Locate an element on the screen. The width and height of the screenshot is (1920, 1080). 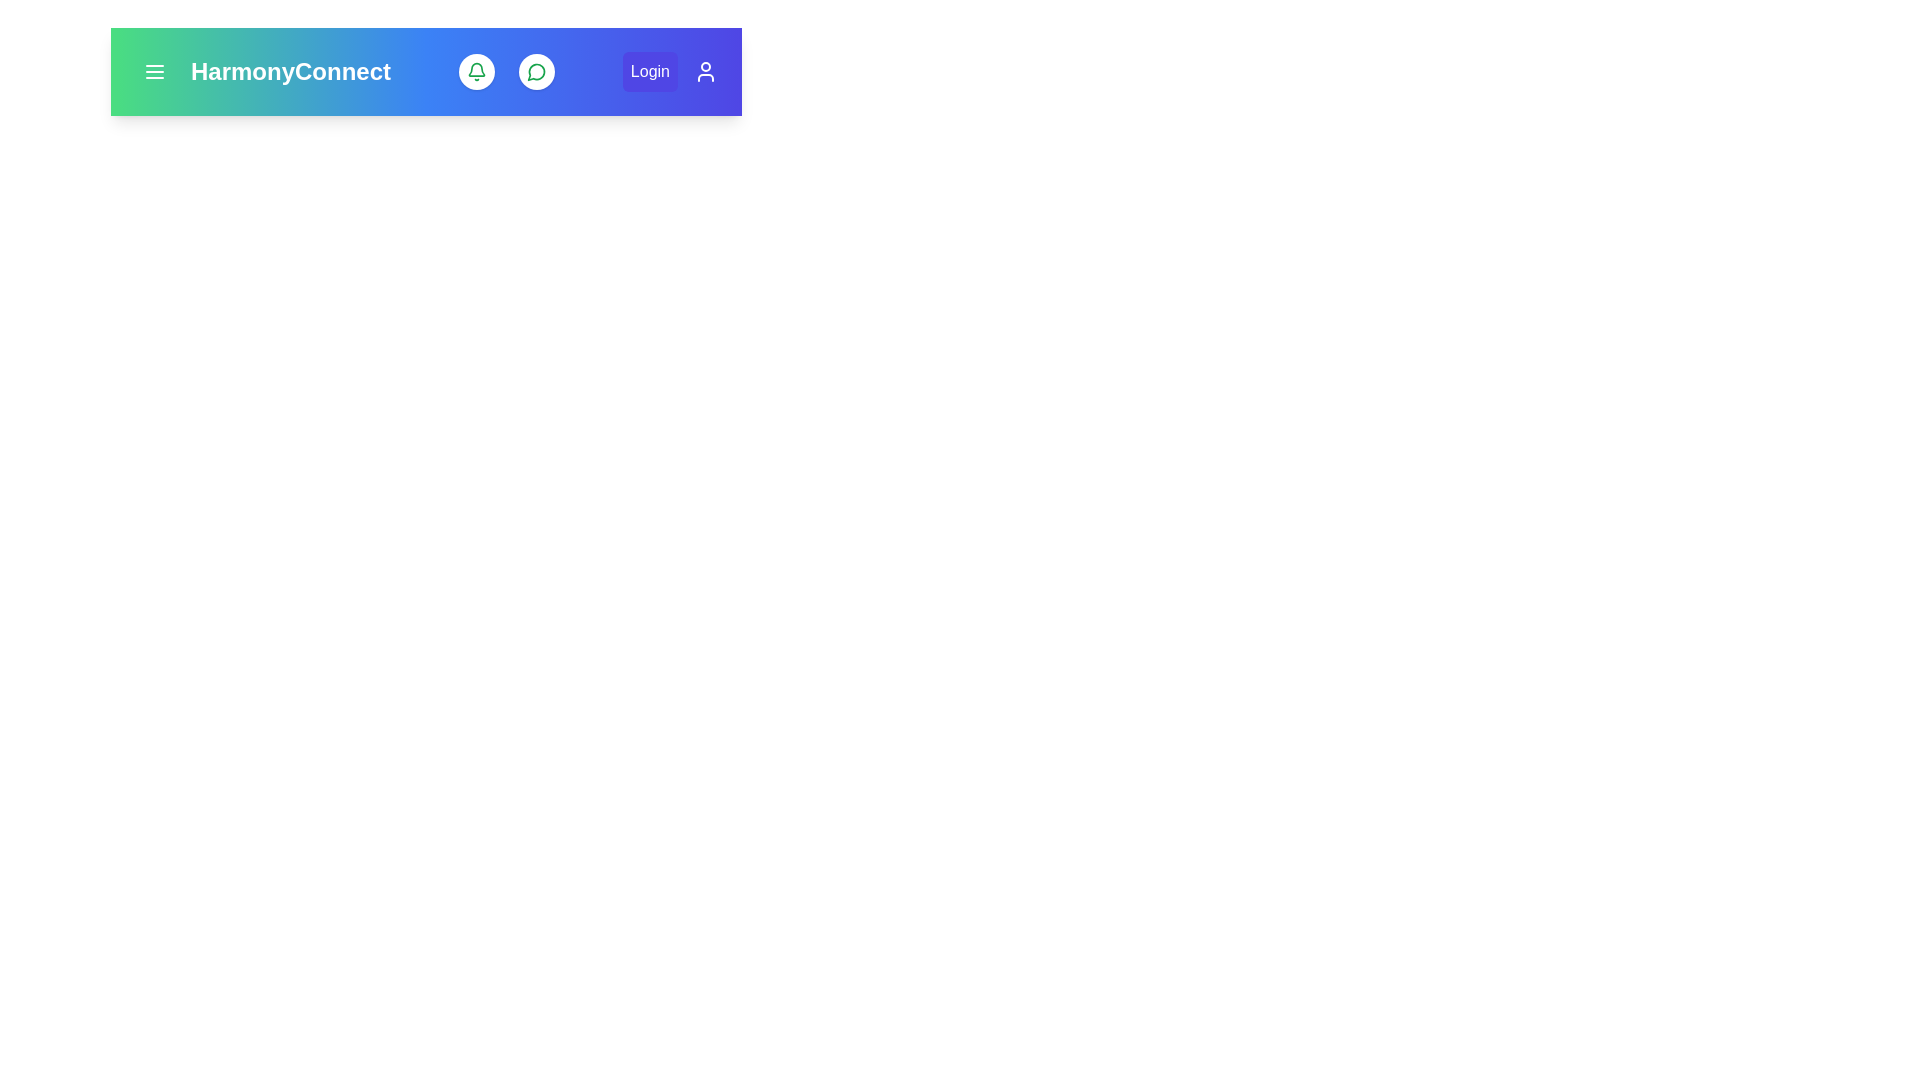
MessageCircle icon to view messages is located at coordinates (537, 71).